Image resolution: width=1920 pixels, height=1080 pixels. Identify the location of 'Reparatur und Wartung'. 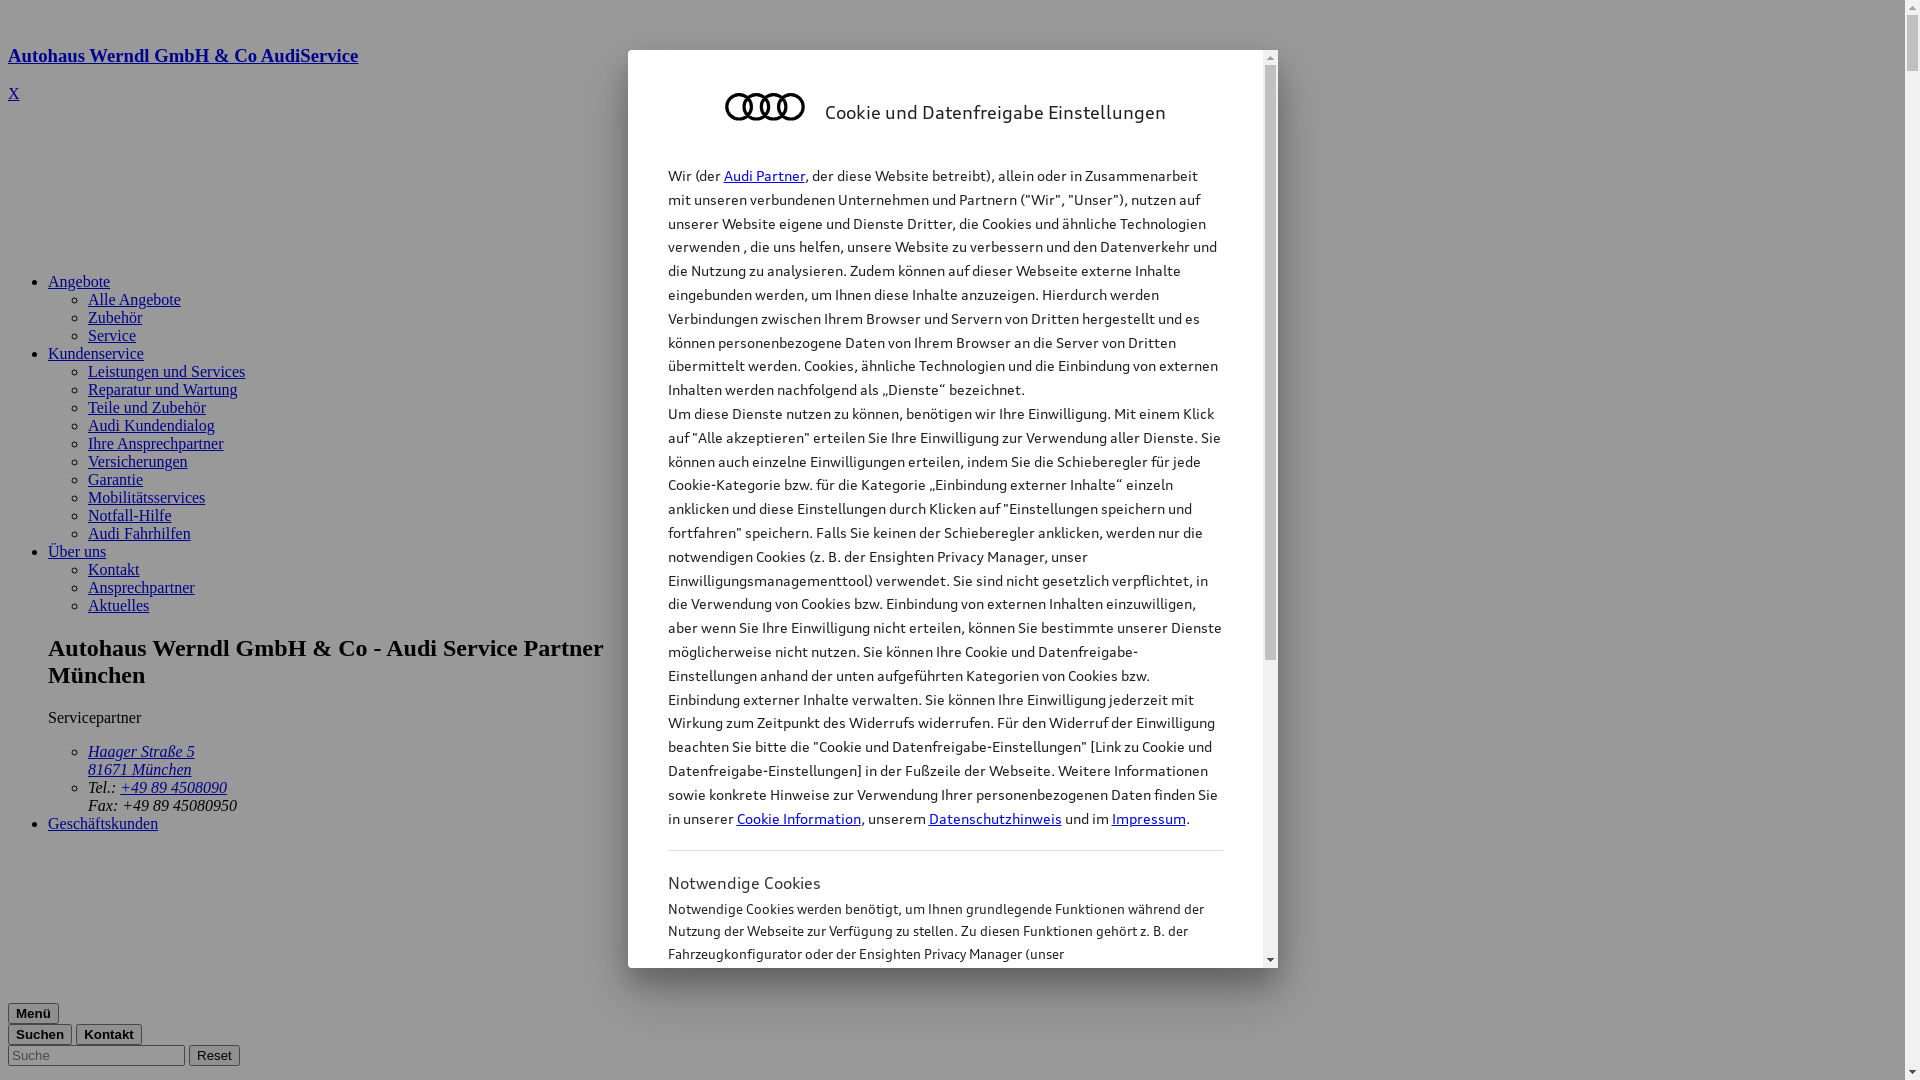
(162, 389).